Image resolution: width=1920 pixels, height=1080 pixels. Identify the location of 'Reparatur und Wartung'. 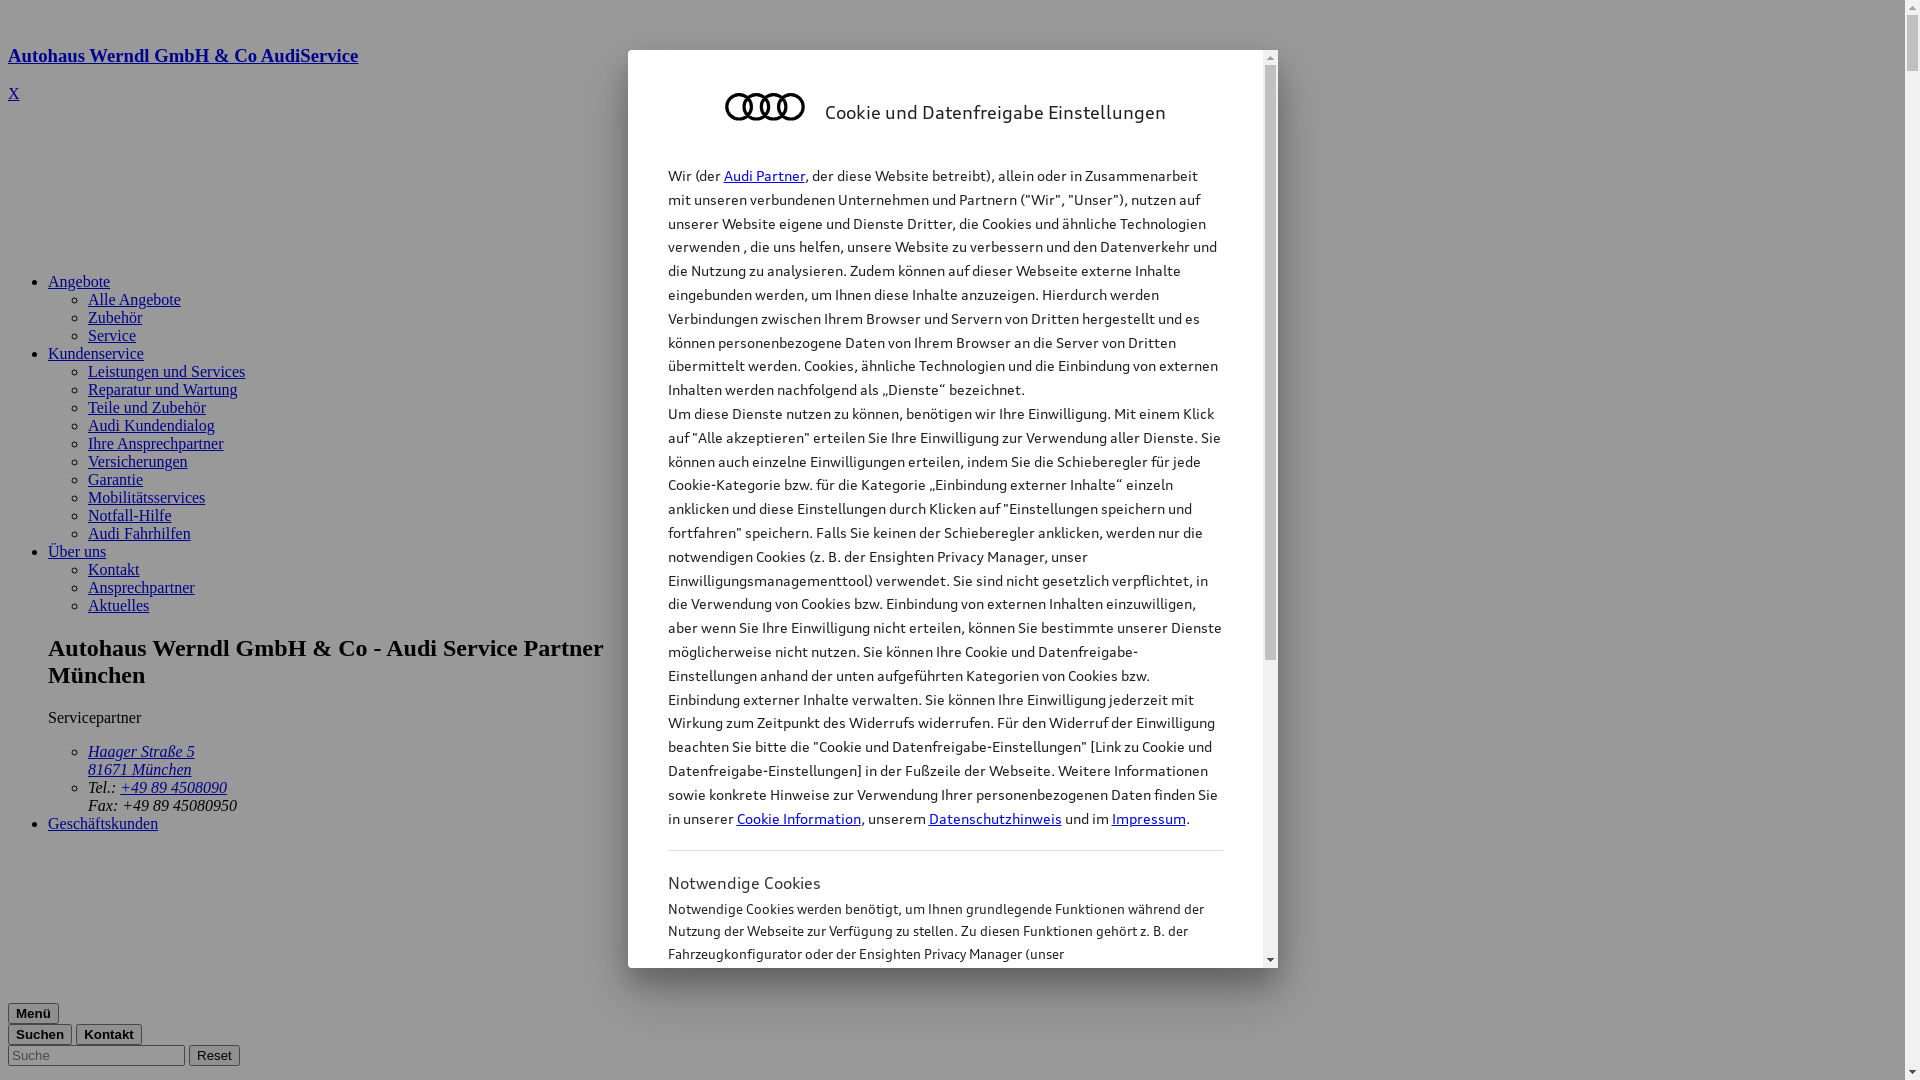
(162, 389).